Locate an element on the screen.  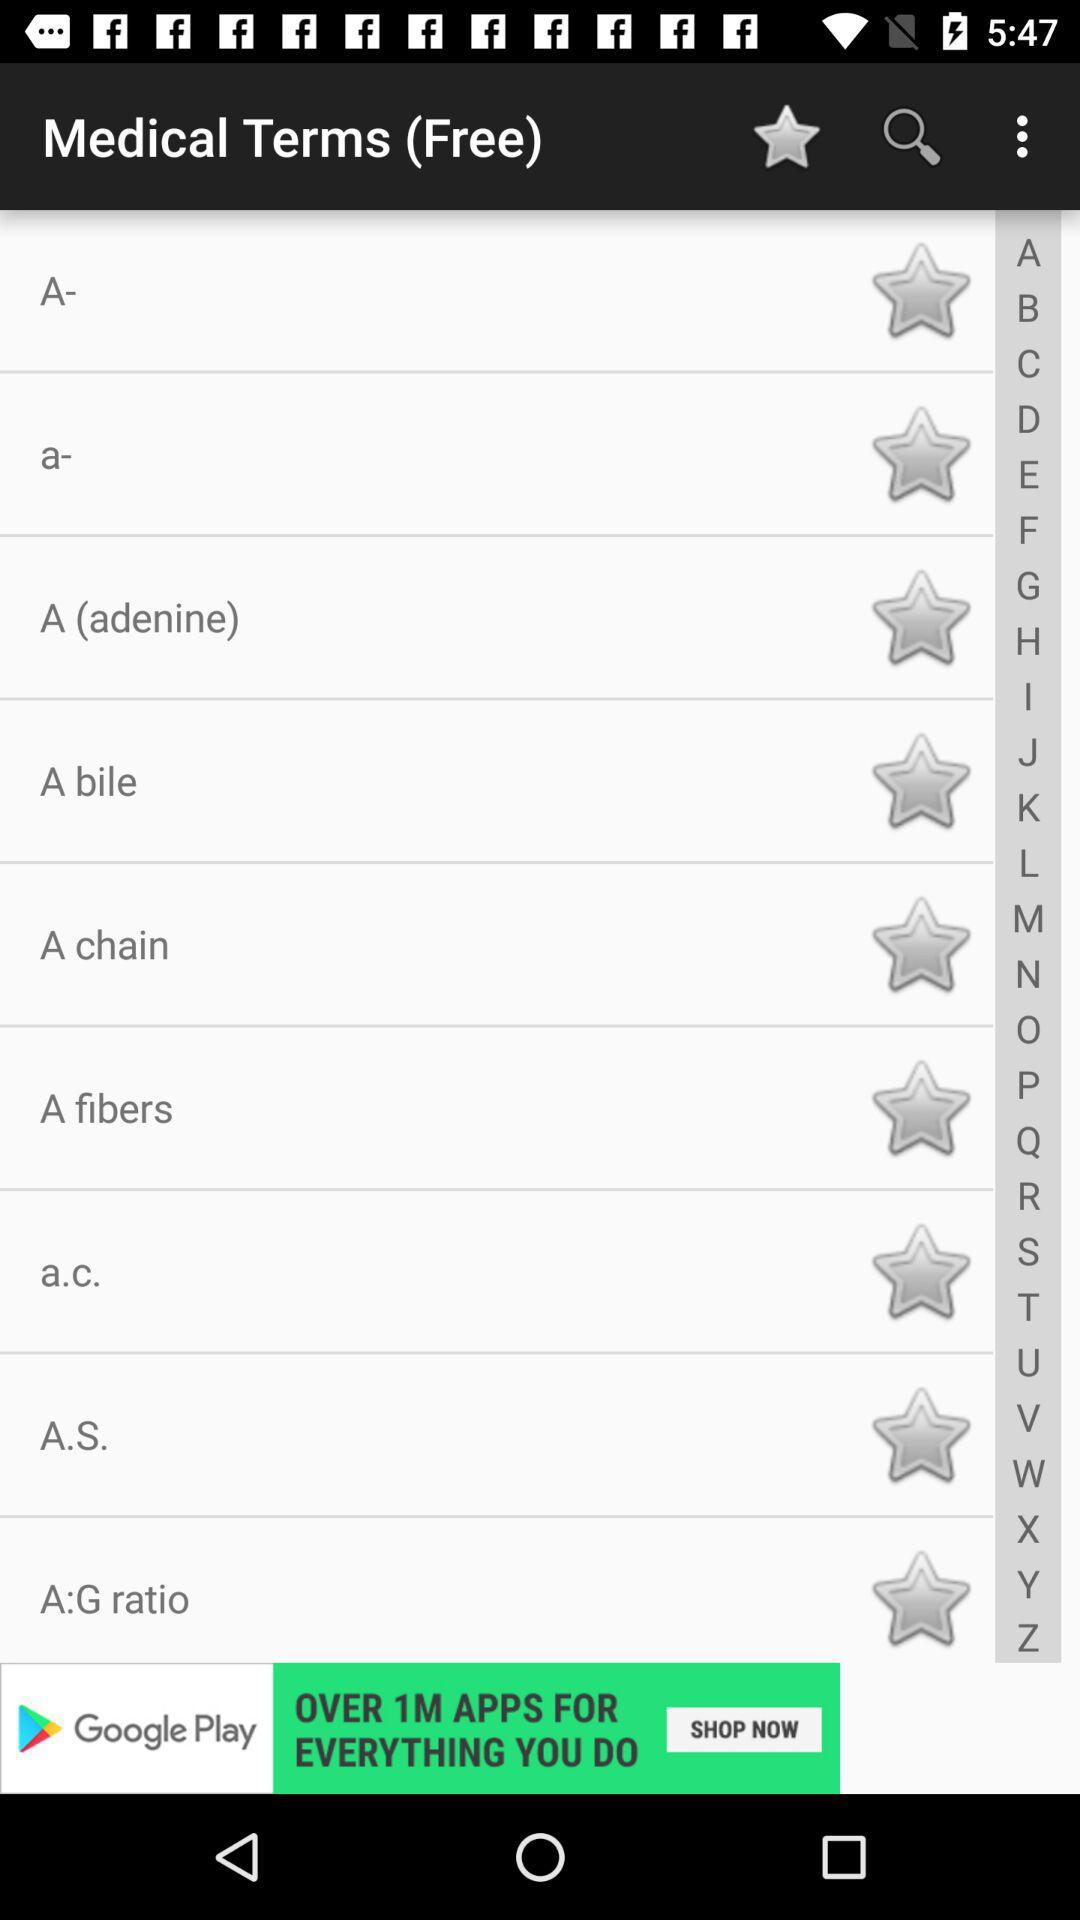
make a favorite word is located at coordinates (920, 1270).